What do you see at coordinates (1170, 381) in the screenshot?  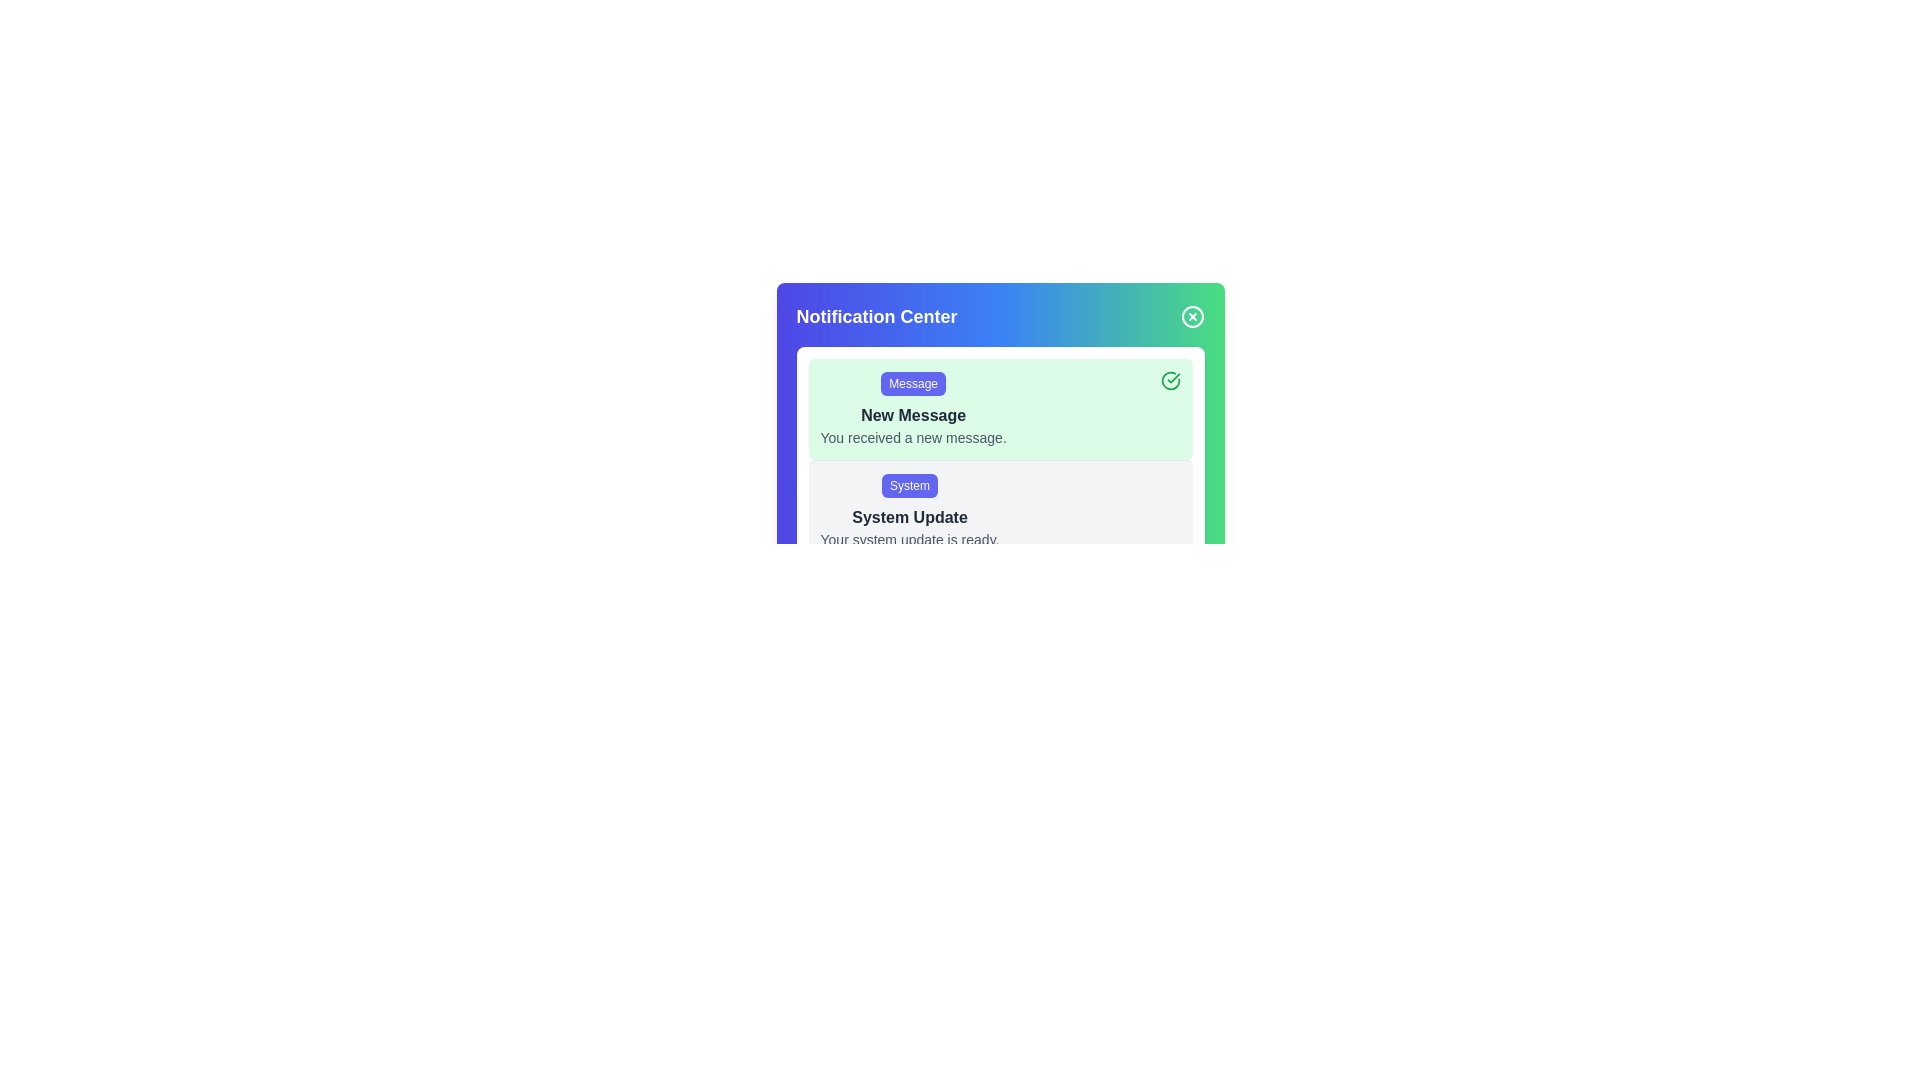 I see `the circular green icon button featuring a checkmark symbol located in the top-right corner of the 'New Message' notification card to change its shade of green` at bounding box center [1170, 381].